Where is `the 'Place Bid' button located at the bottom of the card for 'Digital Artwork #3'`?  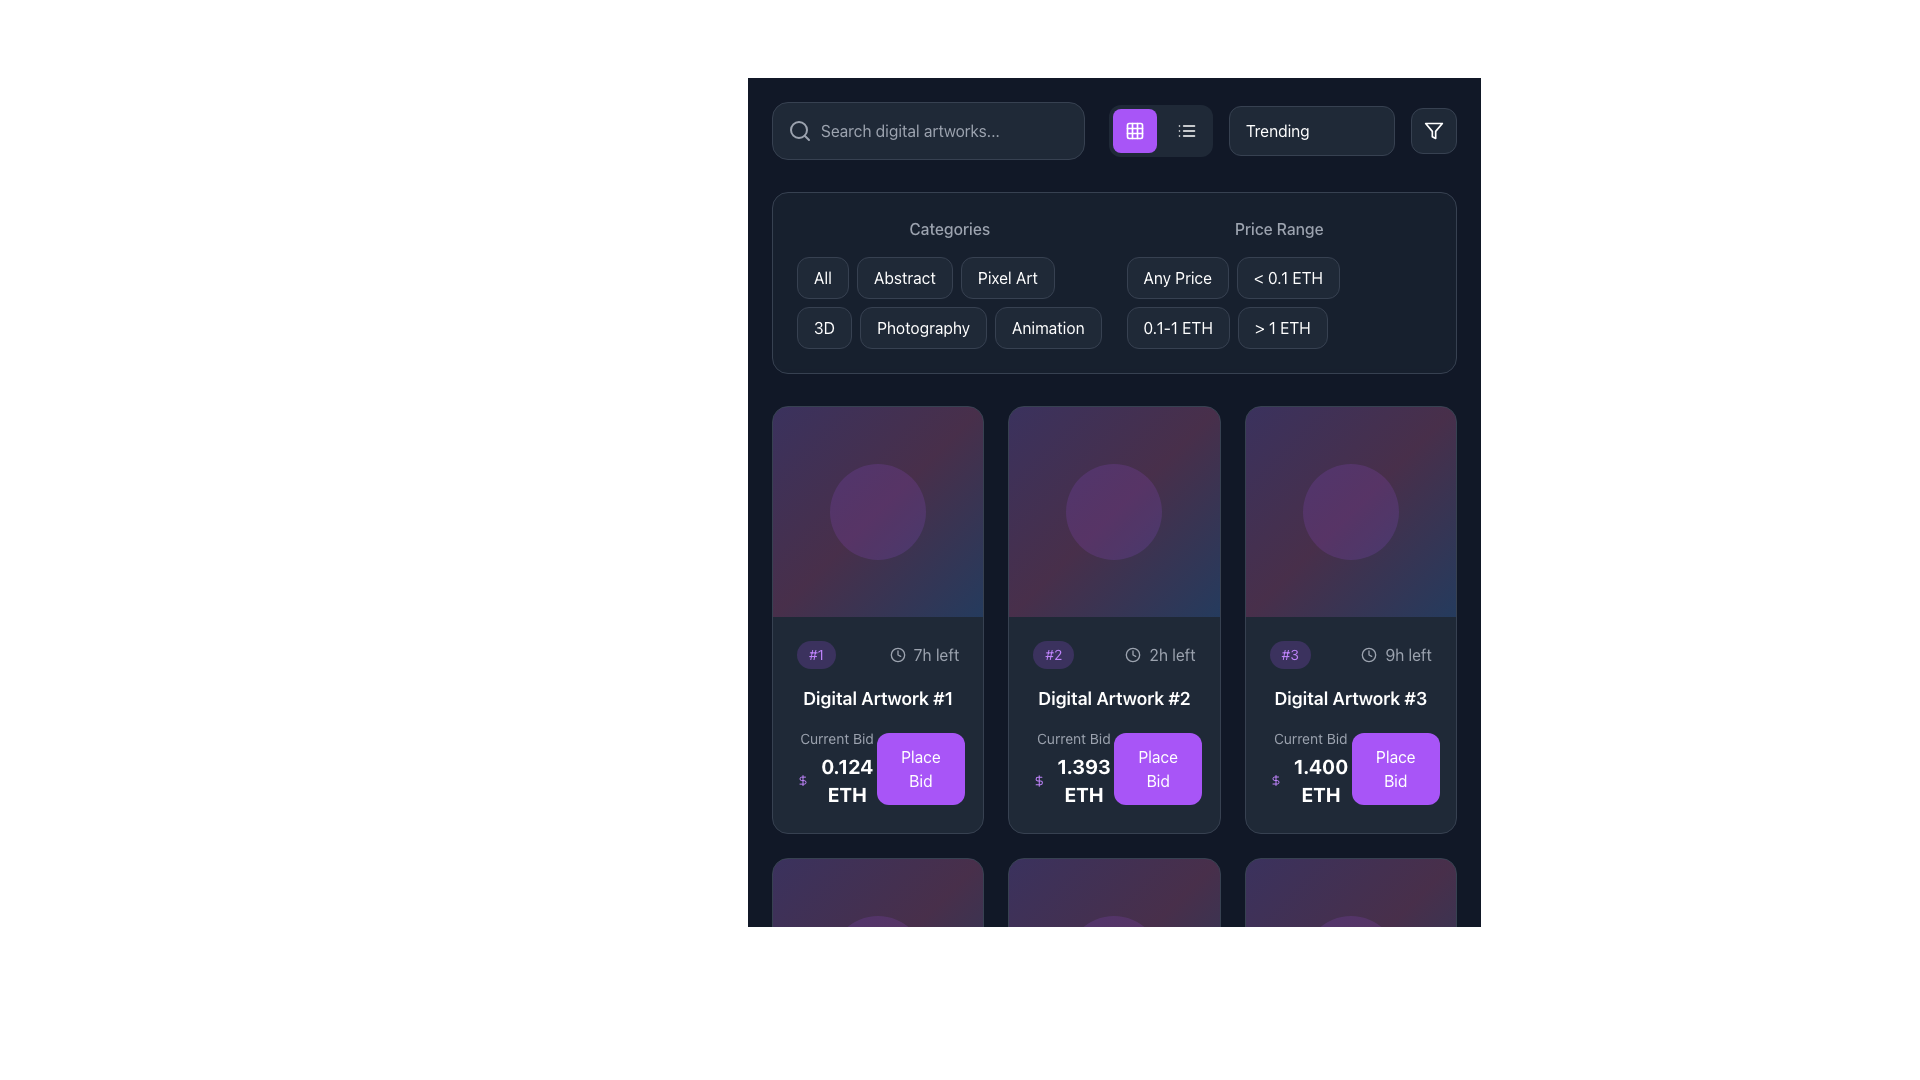
the 'Place Bid' button located at the bottom of the card for 'Digital Artwork #3' is located at coordinates (1350, 768).